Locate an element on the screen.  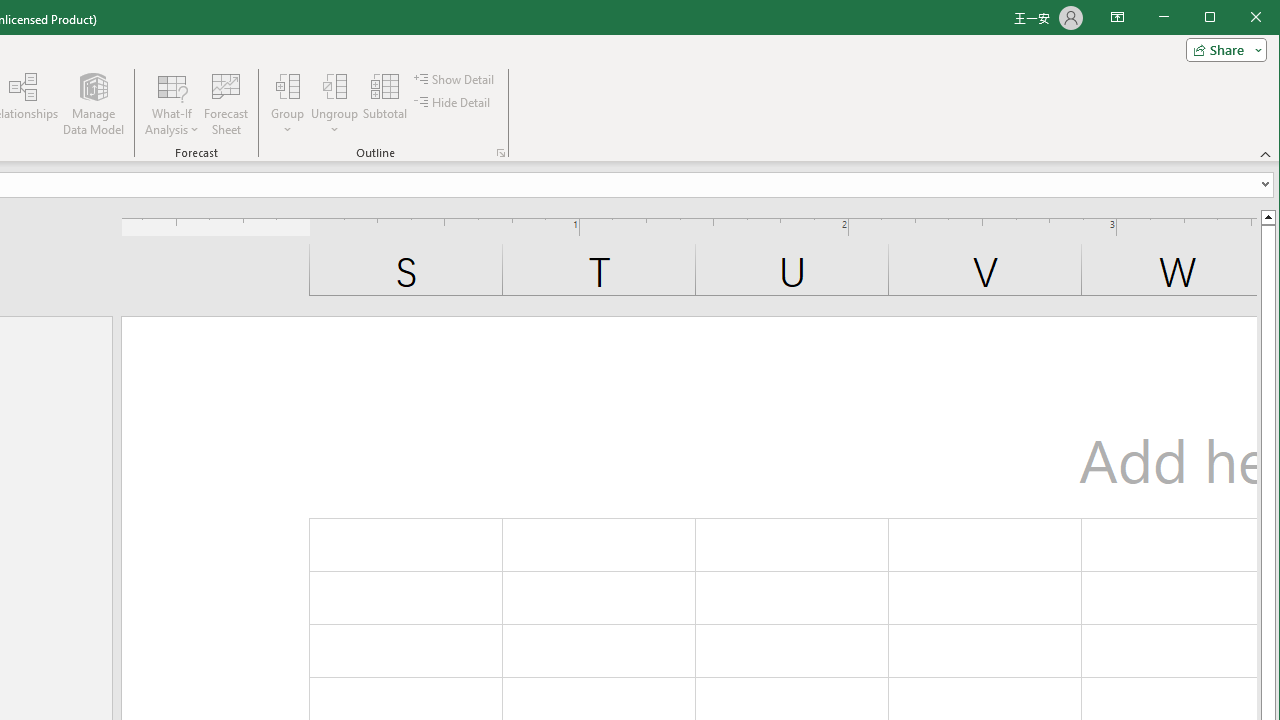
'Forecast Sheet' is located at coordinates (226, 104).